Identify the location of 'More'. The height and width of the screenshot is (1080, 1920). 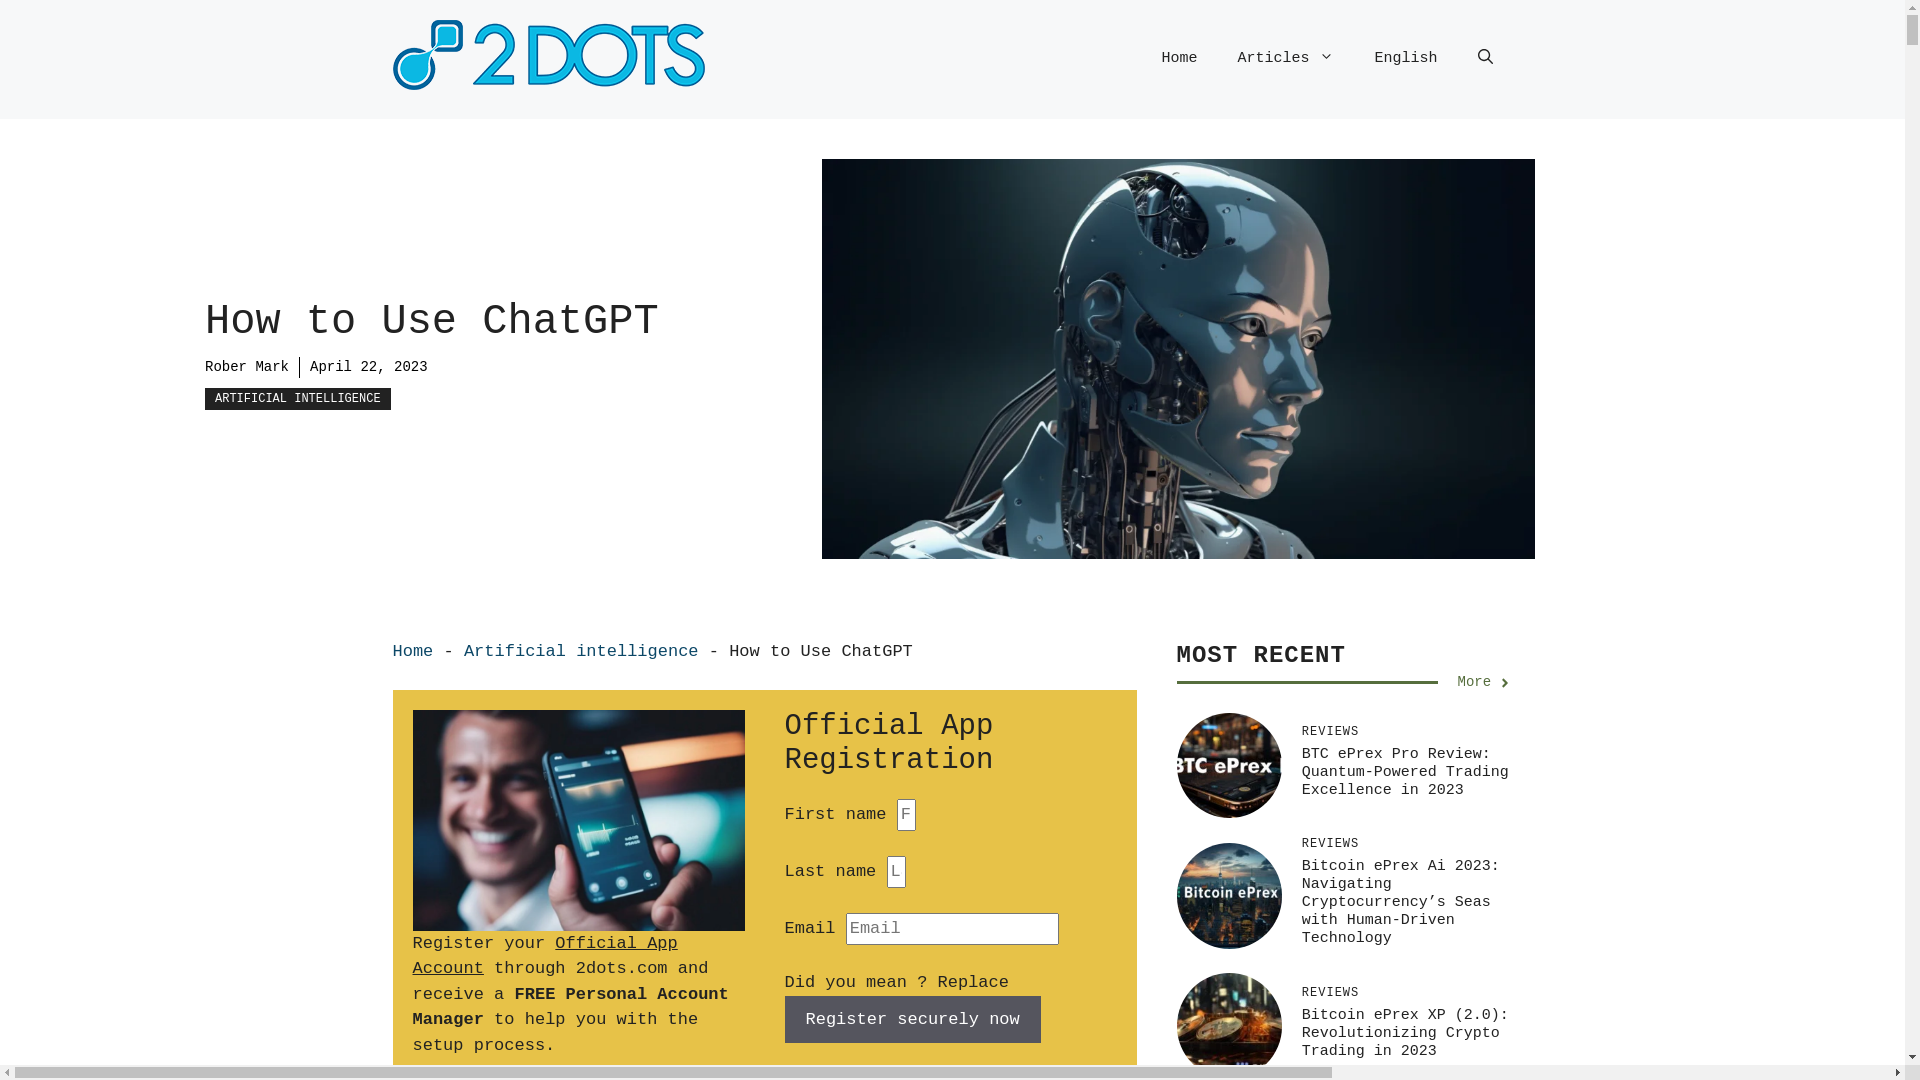
(1485, 681).